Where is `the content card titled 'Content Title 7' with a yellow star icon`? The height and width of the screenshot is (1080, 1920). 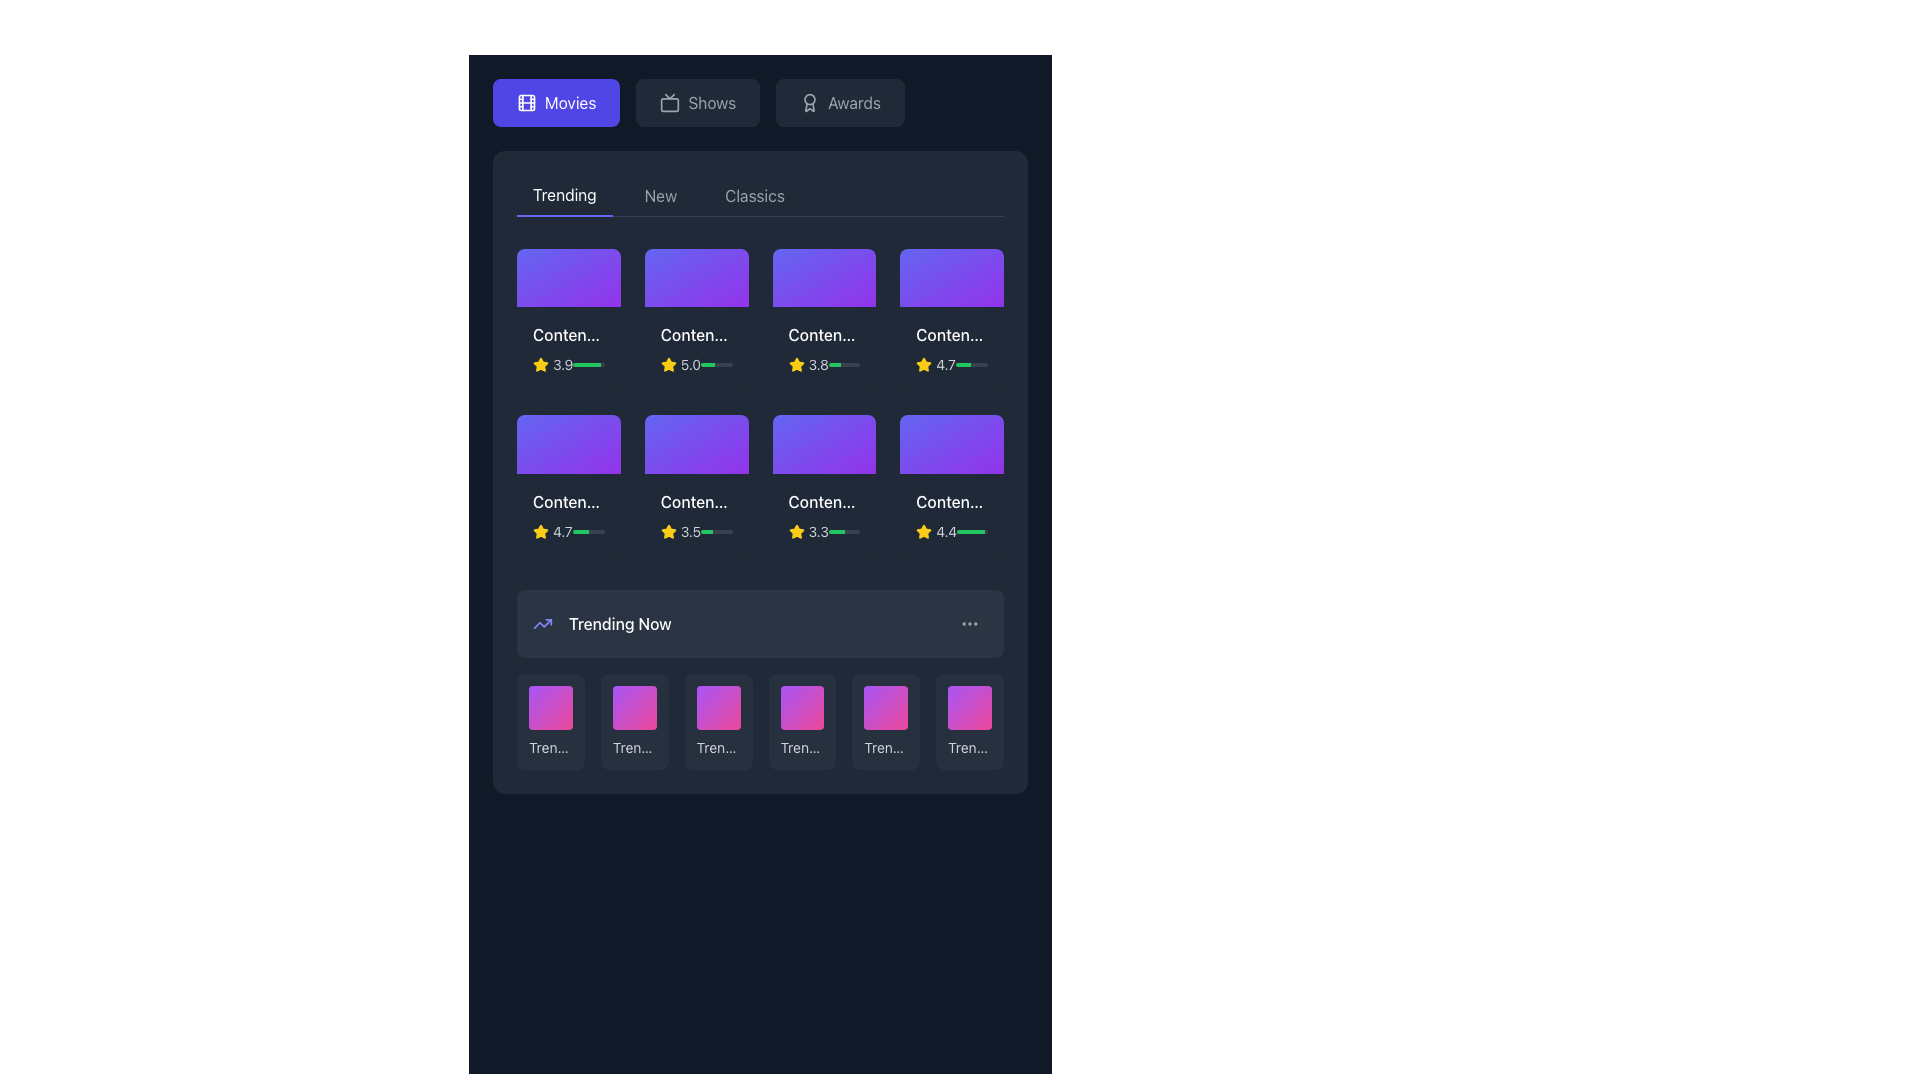 the content card titled 'Content Title 7' with a yellow star icon is located at coordinates (824, 486).